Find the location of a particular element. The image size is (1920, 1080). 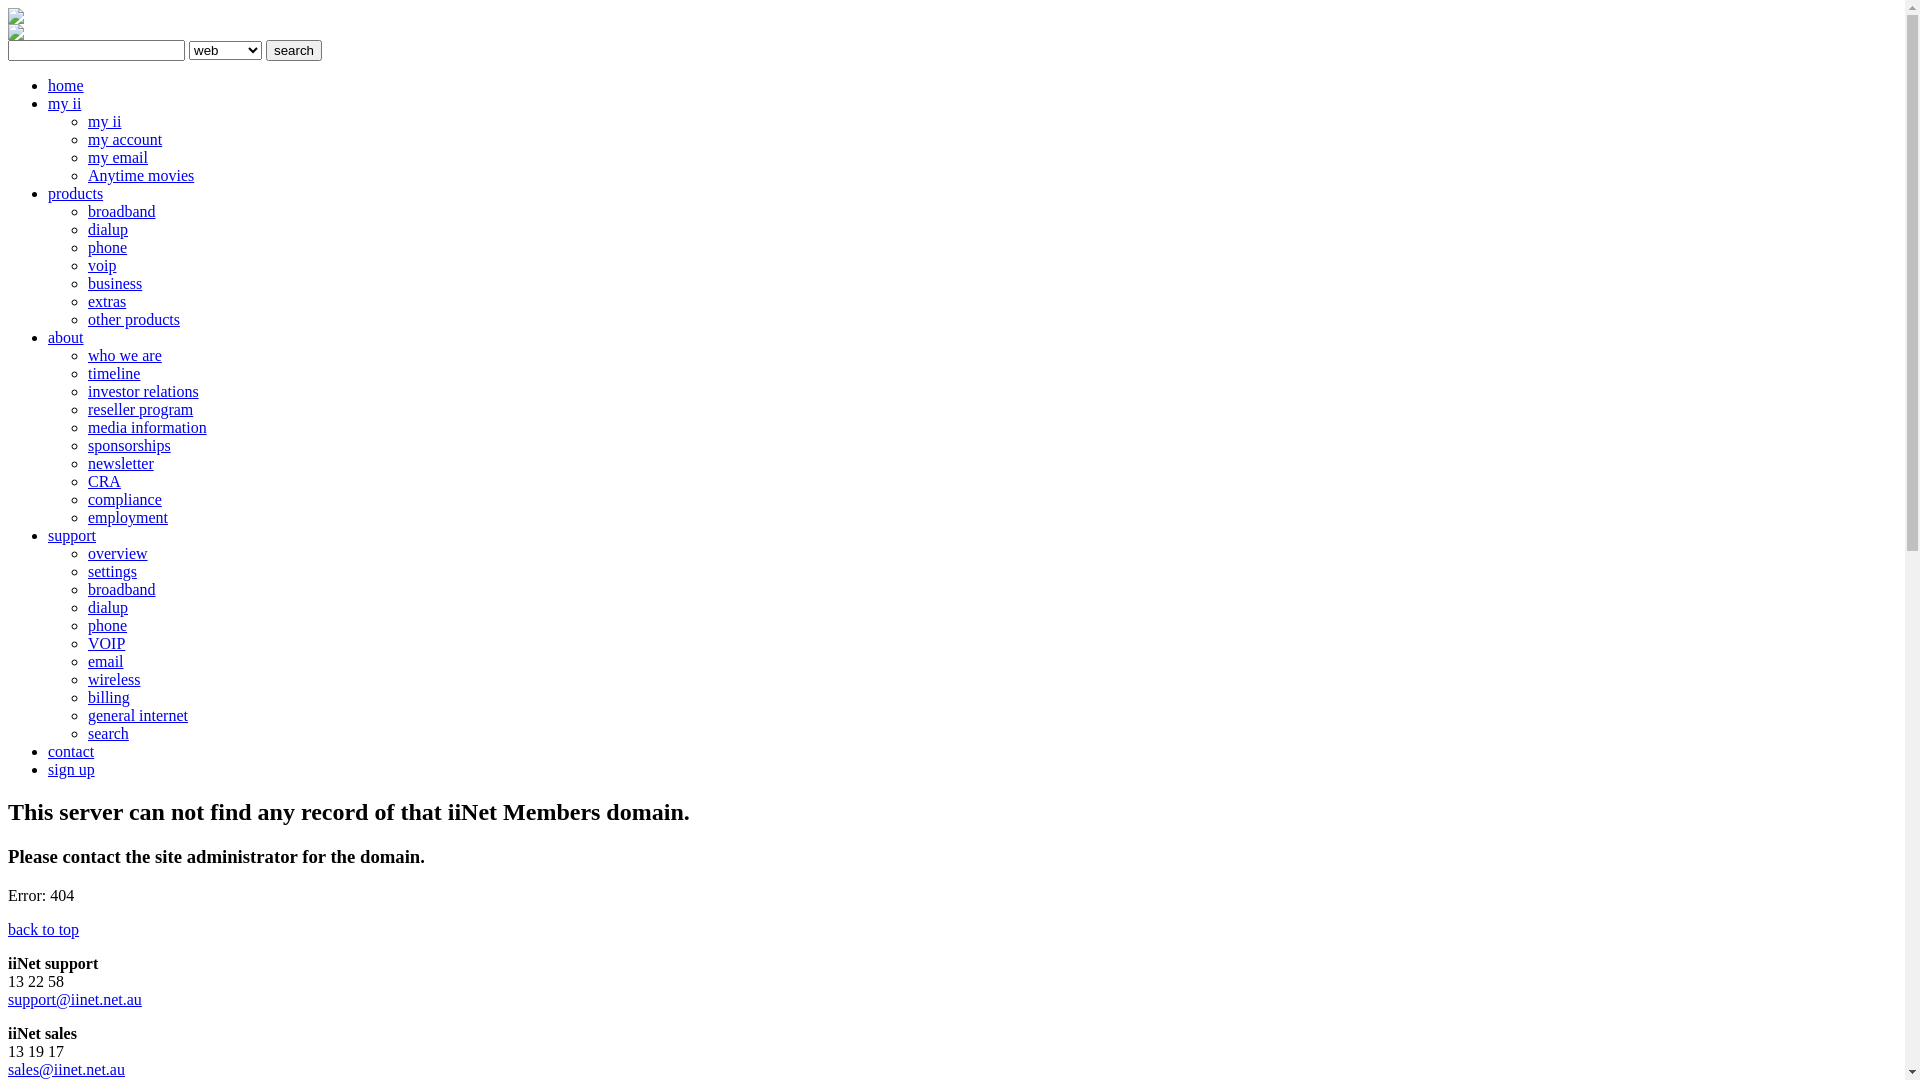

'reseller program' is located at coordinates (139, 408).